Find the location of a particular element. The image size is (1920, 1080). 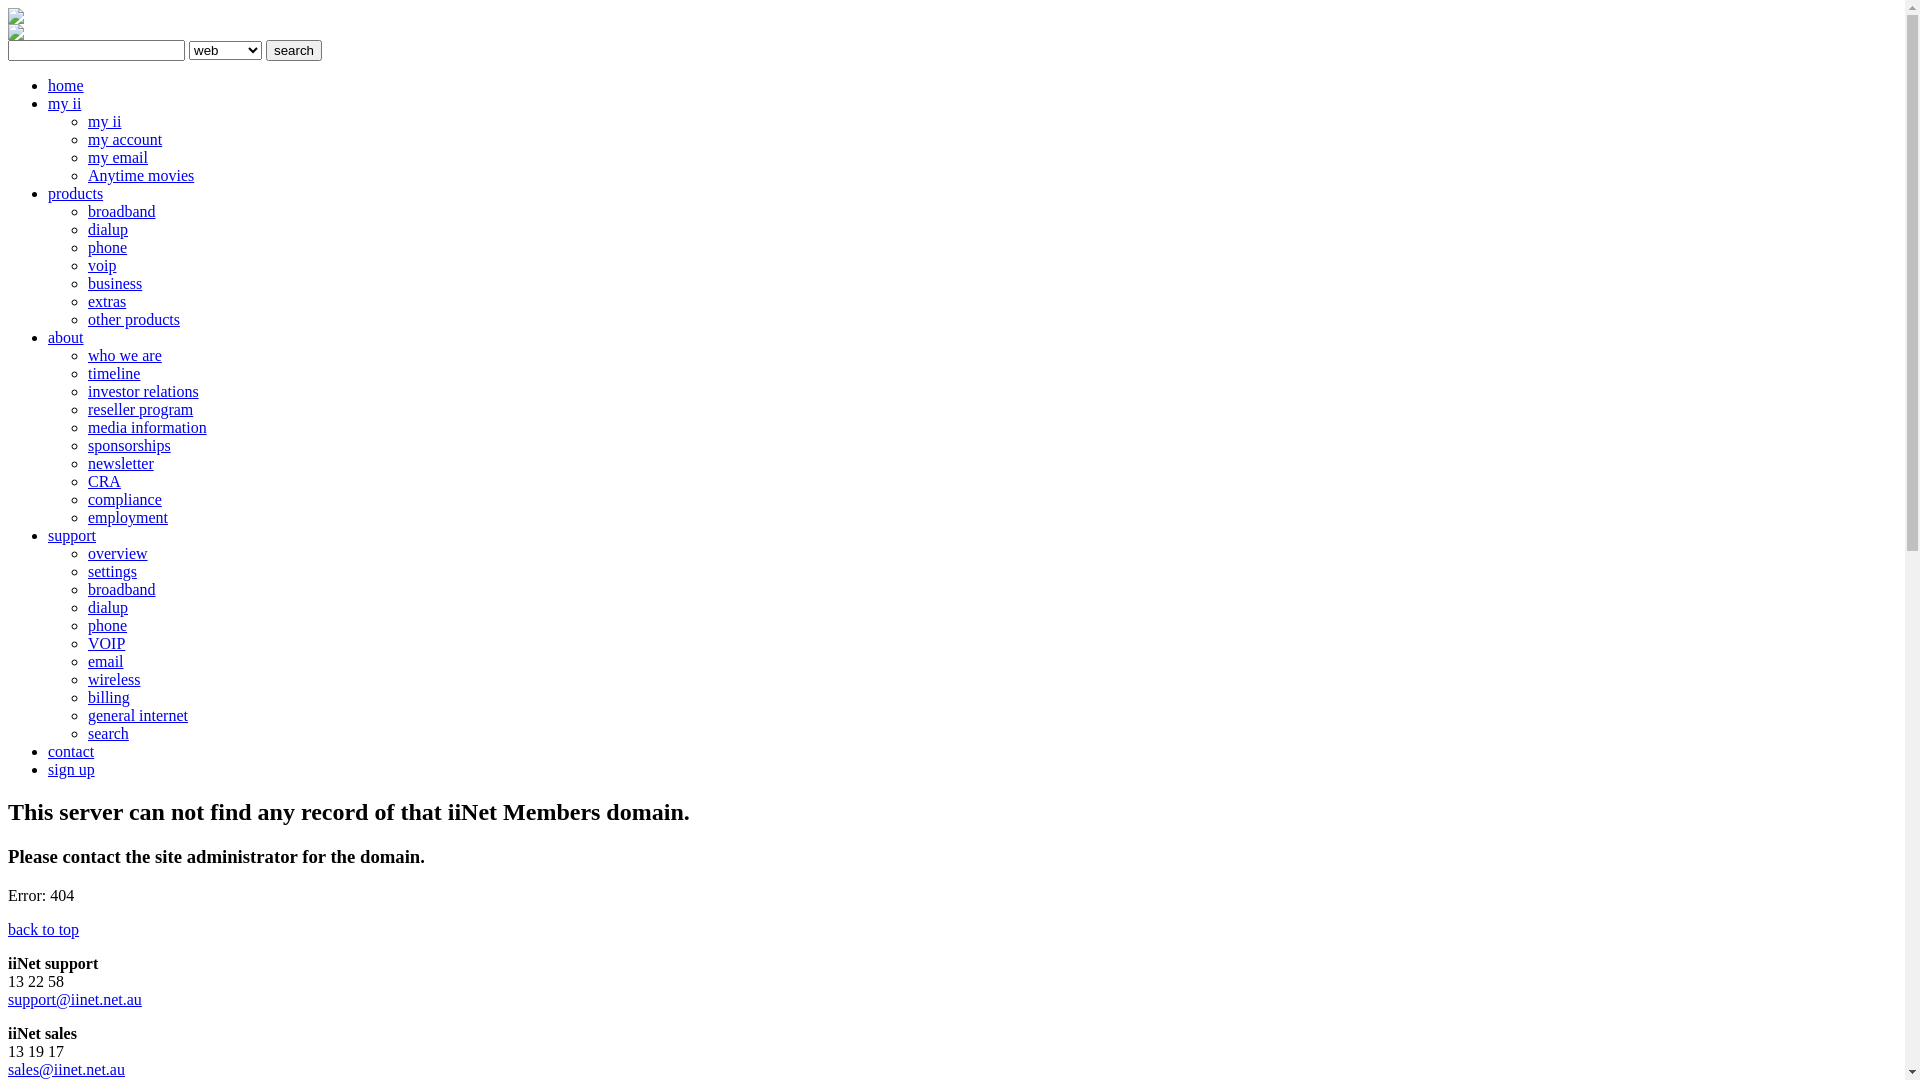

'reseller program' is located at coordinates (139, 408).